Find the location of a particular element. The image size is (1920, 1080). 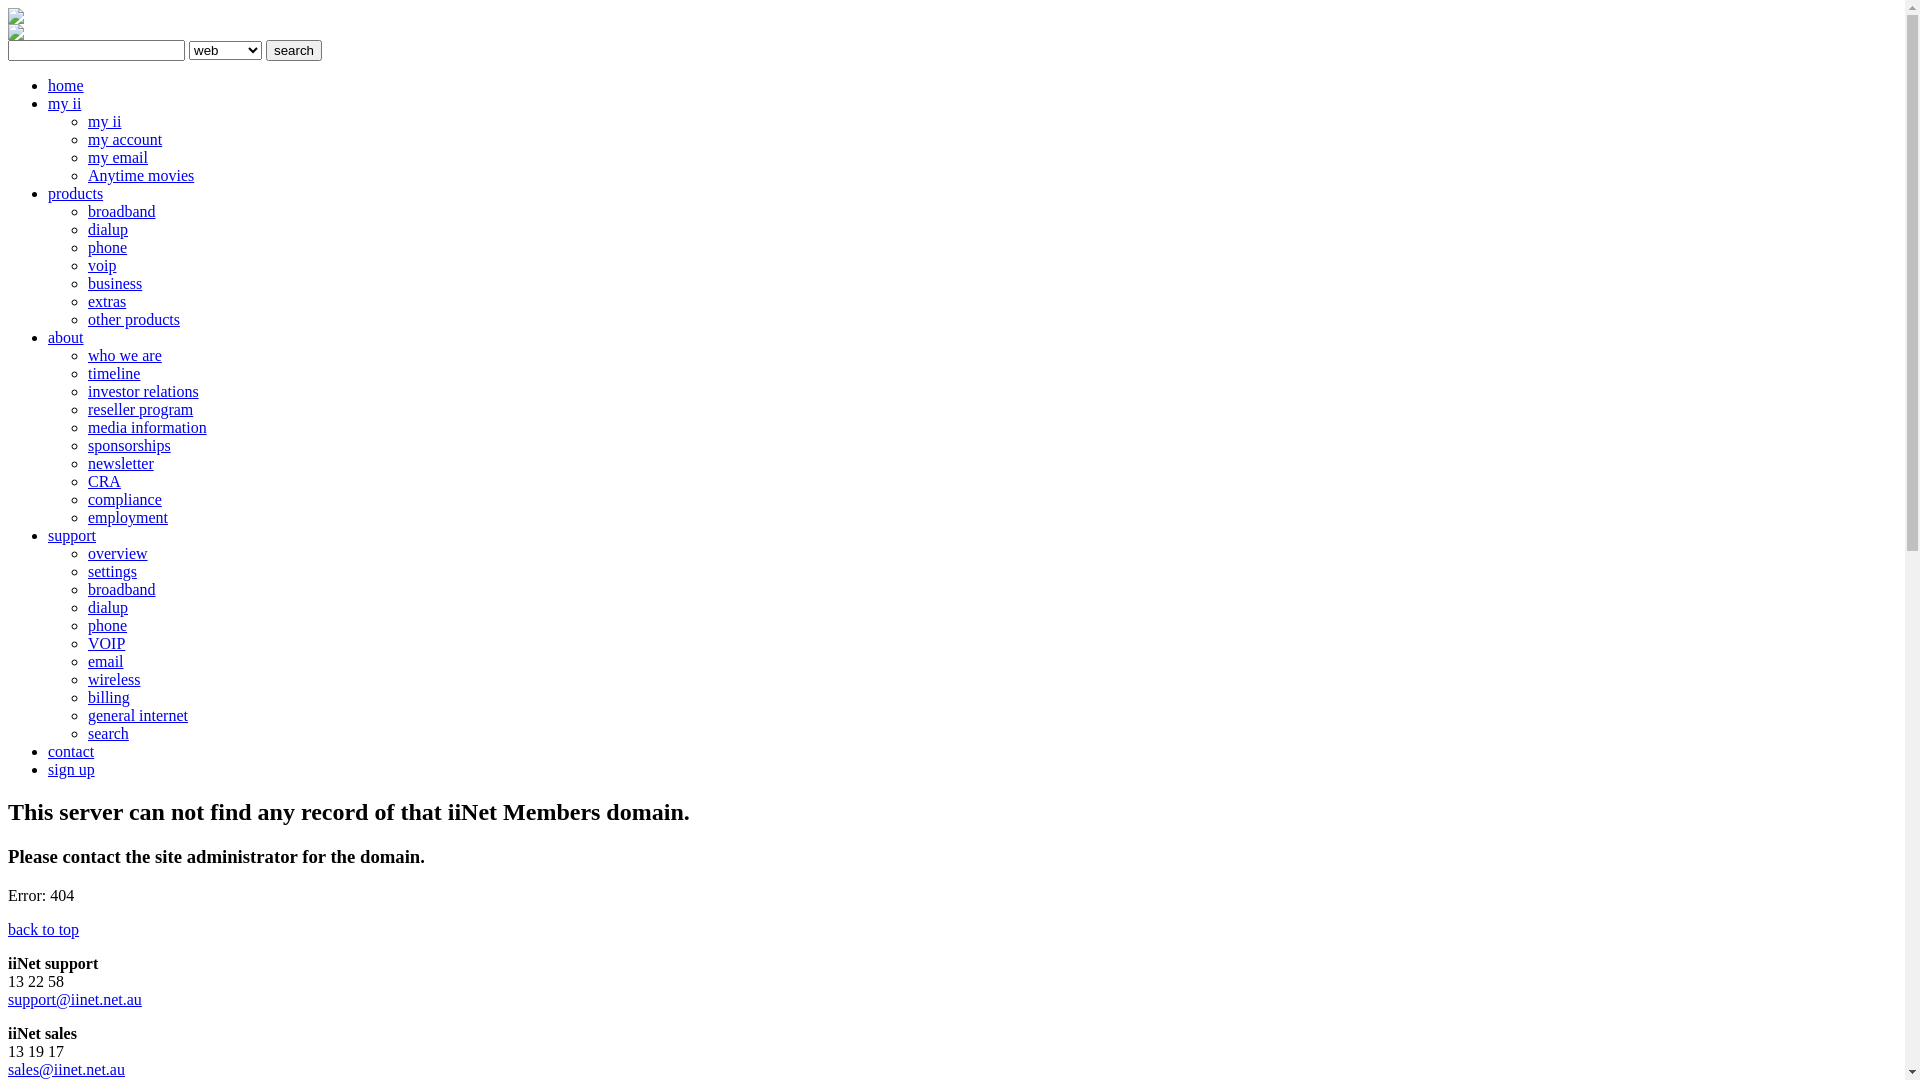

'reseller program' is located at coordinates (139, 408).